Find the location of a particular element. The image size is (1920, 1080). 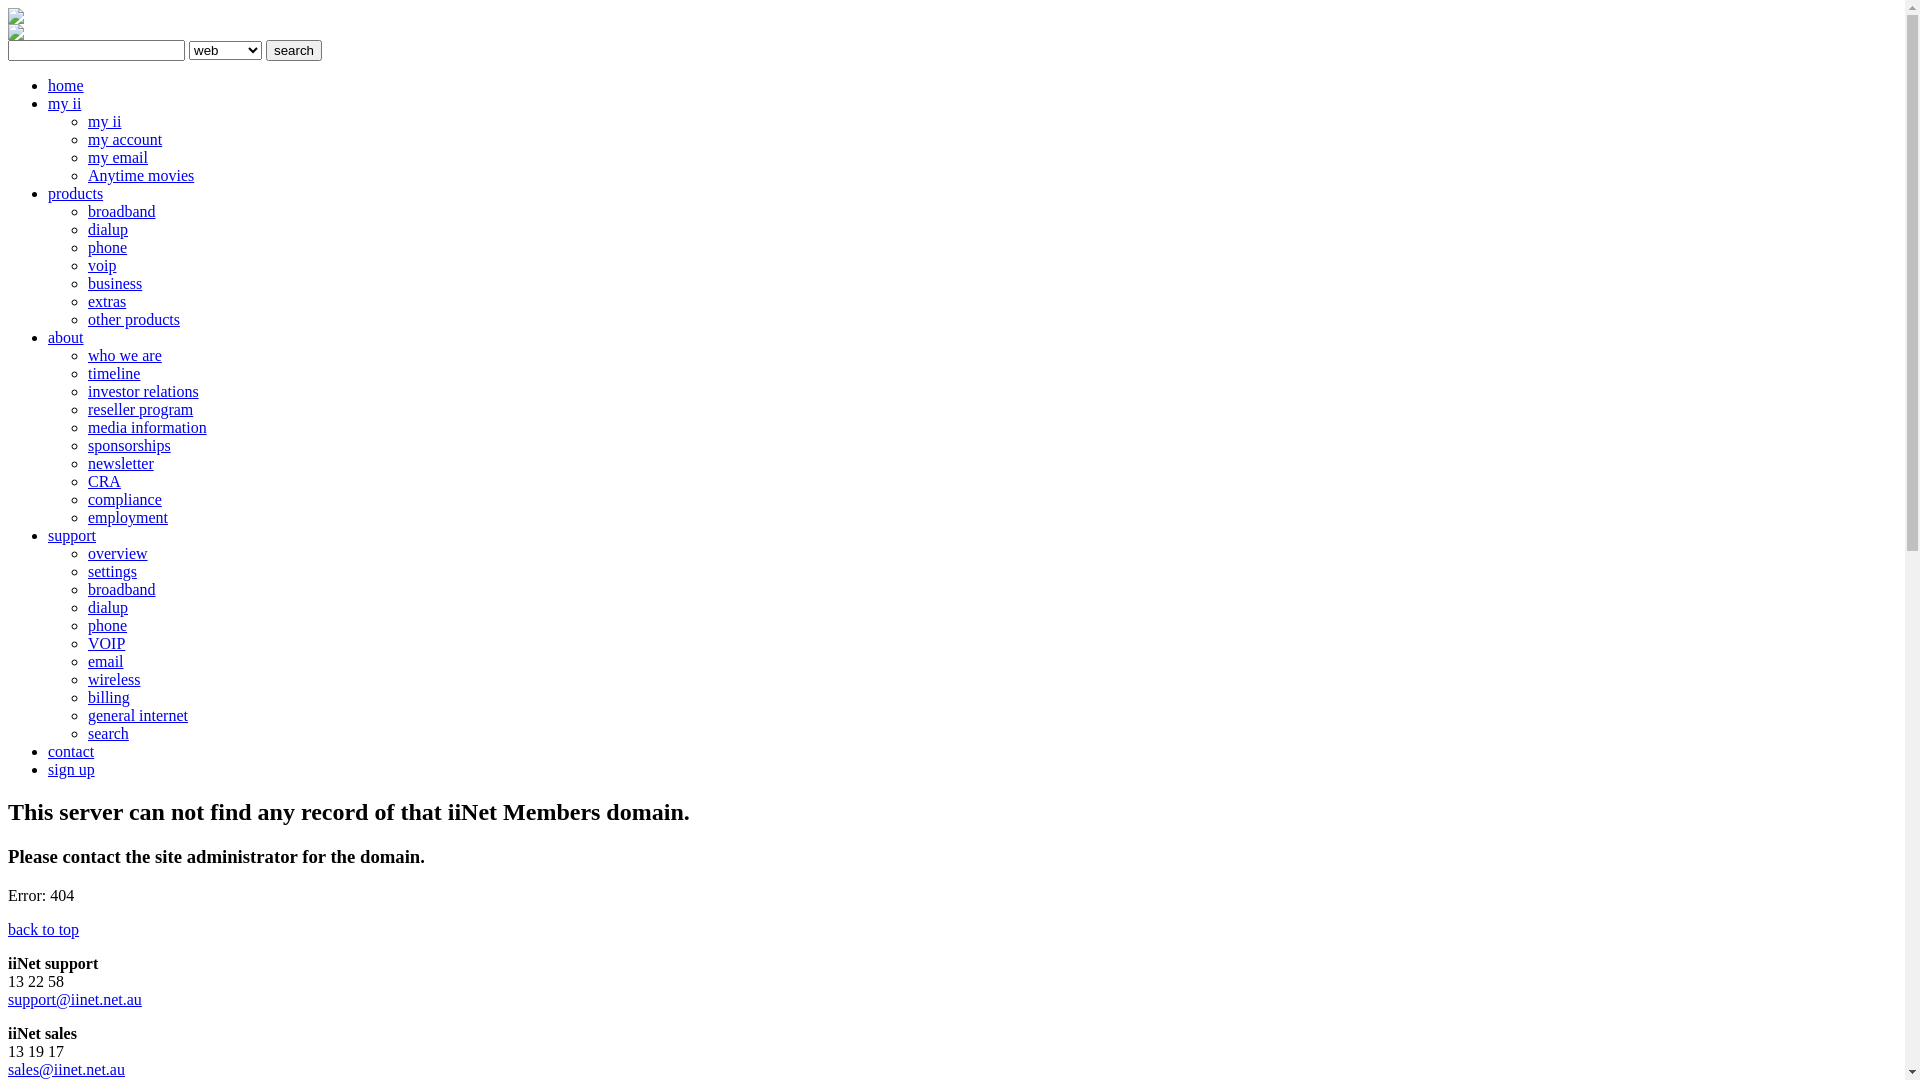

'reseller program' is located at coordinates (139, 408).